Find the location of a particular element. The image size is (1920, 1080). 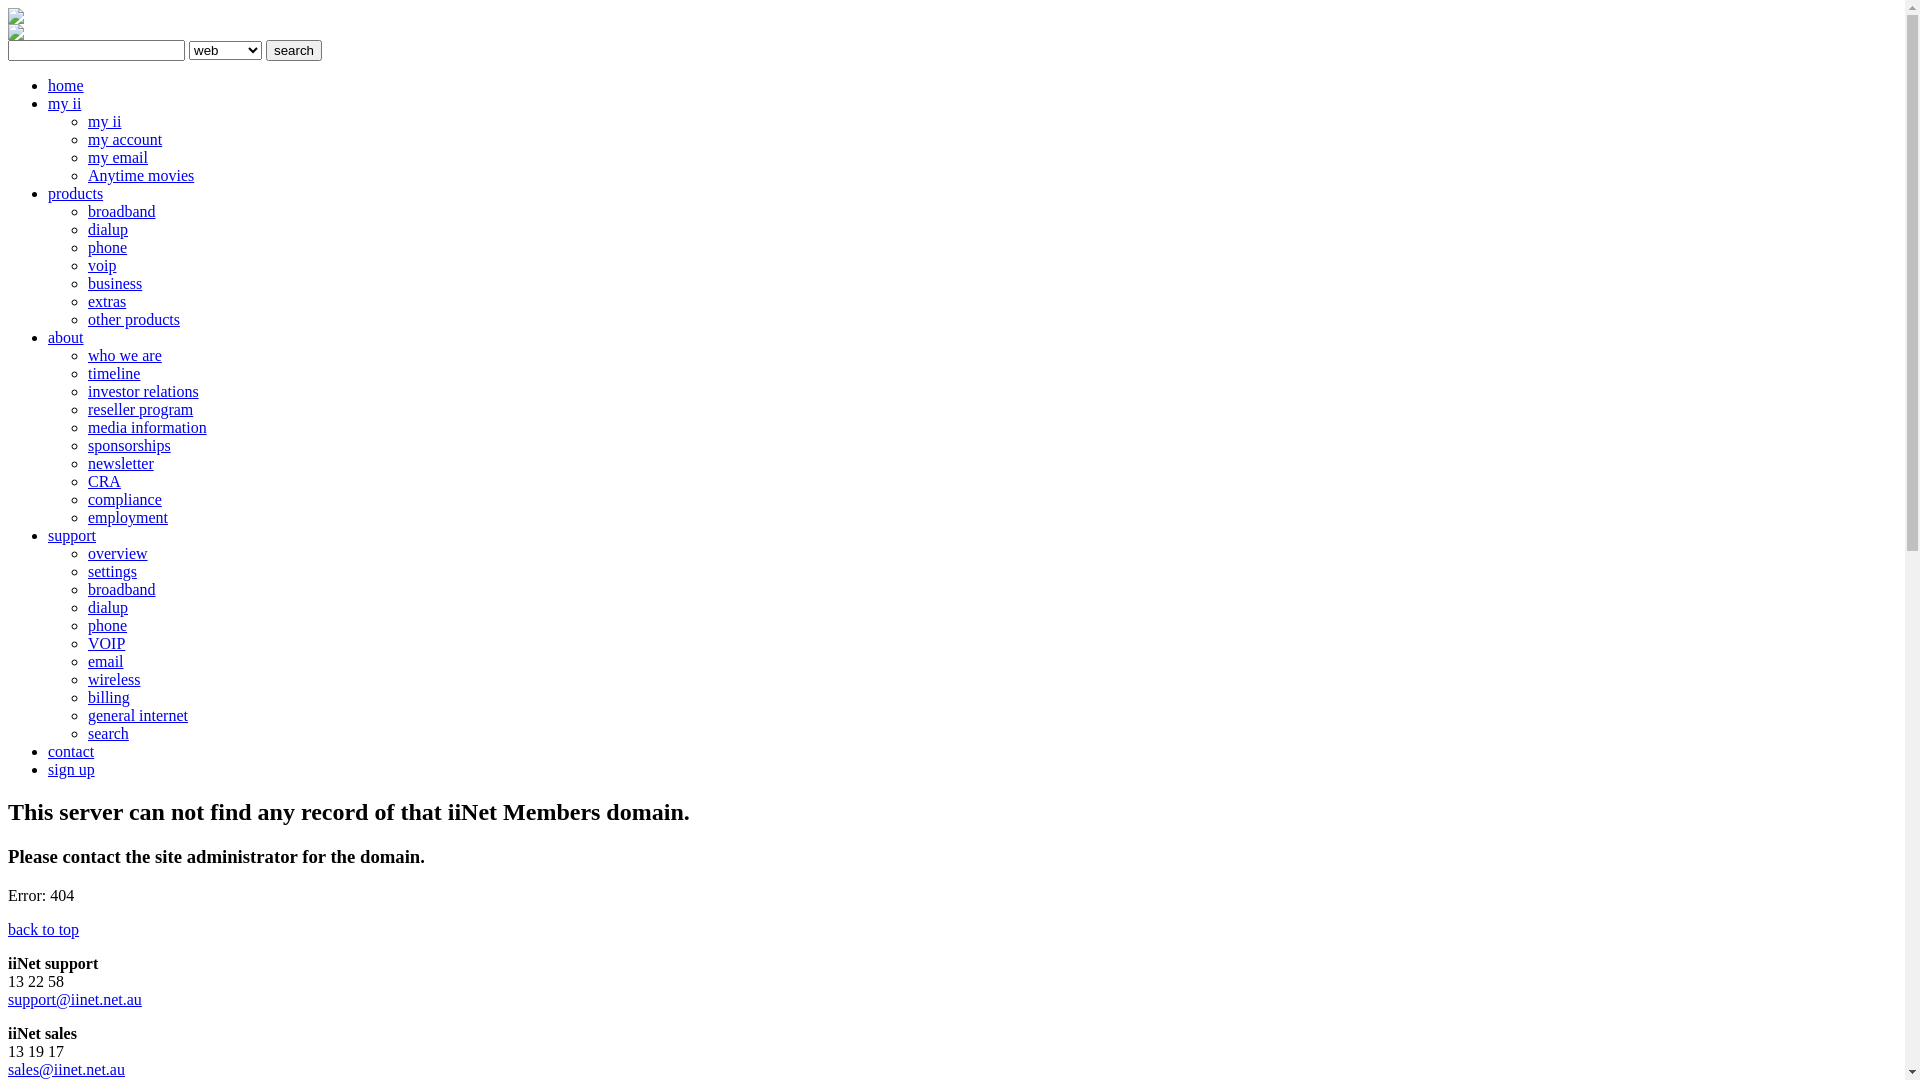

'reseller program' is located at coordinates (139, 408).